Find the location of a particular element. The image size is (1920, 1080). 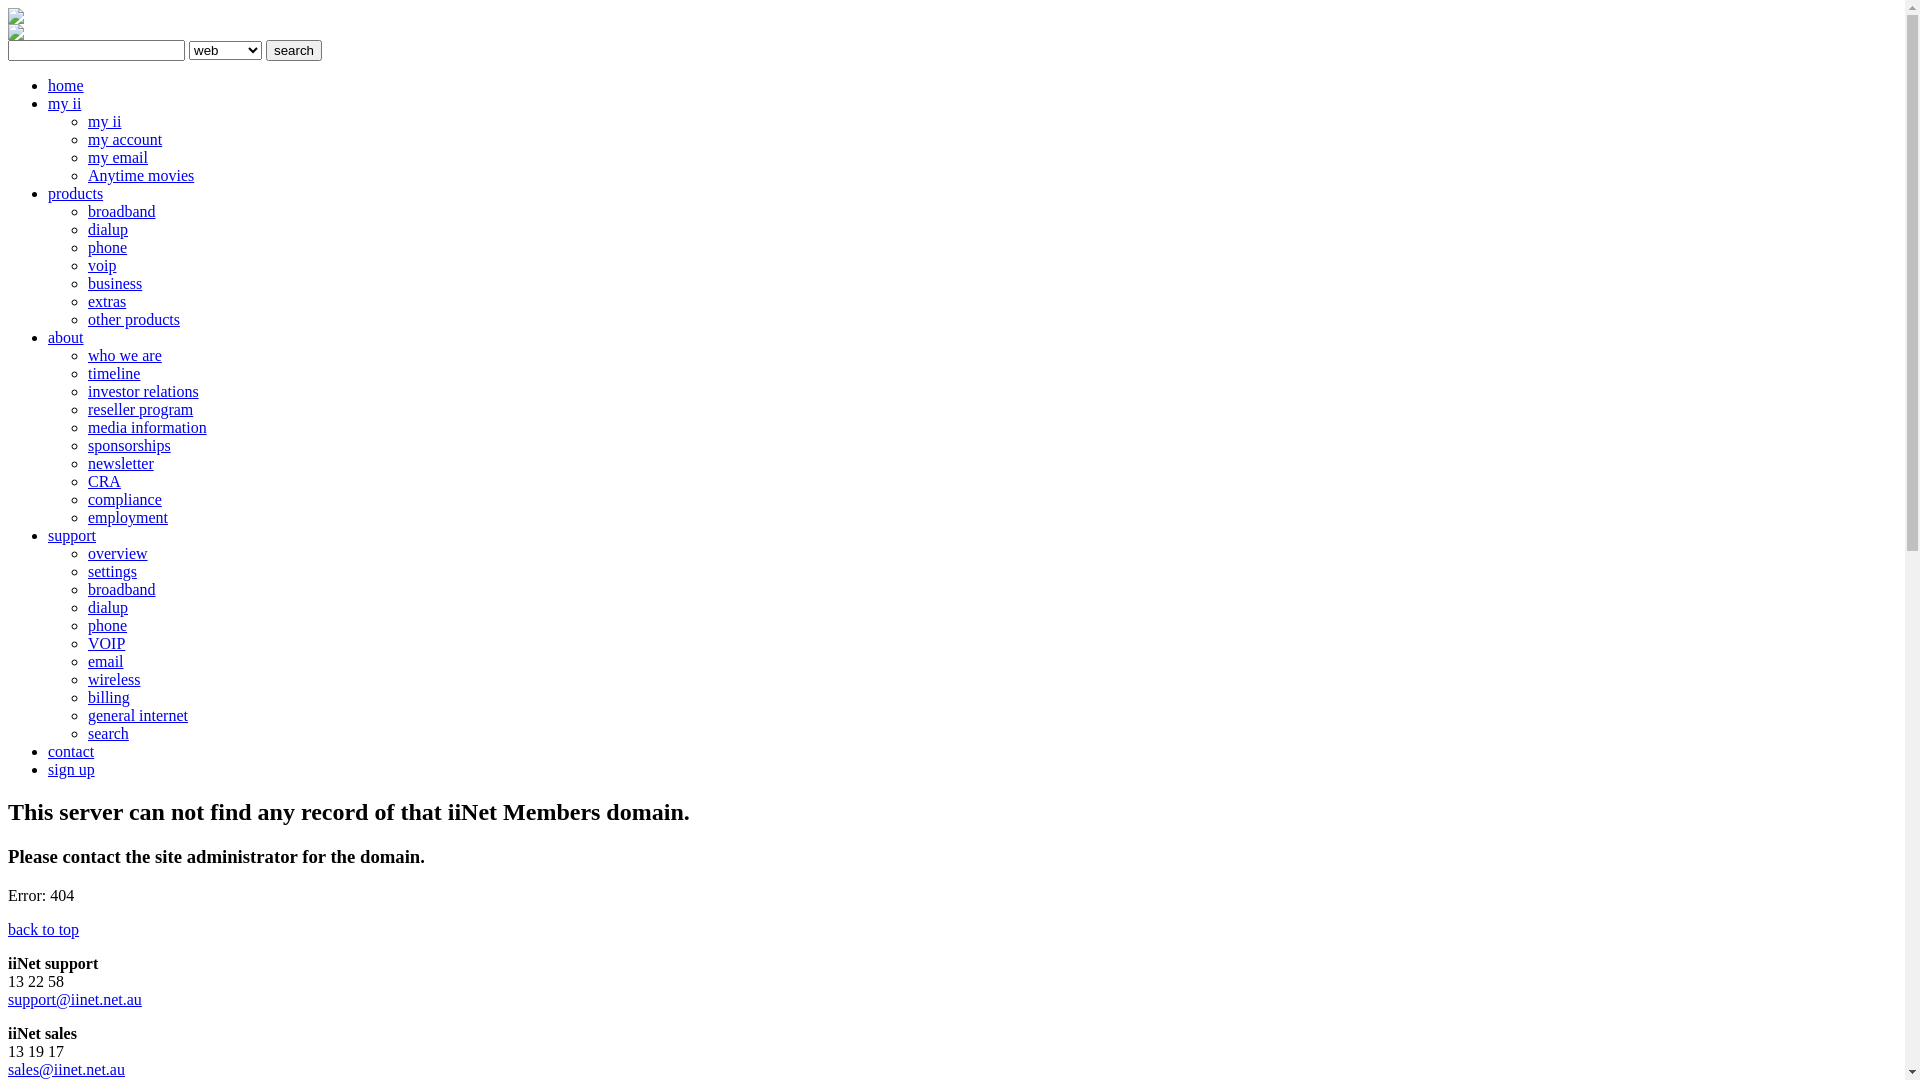

'reseller program' is located at coordinates (139, 408).